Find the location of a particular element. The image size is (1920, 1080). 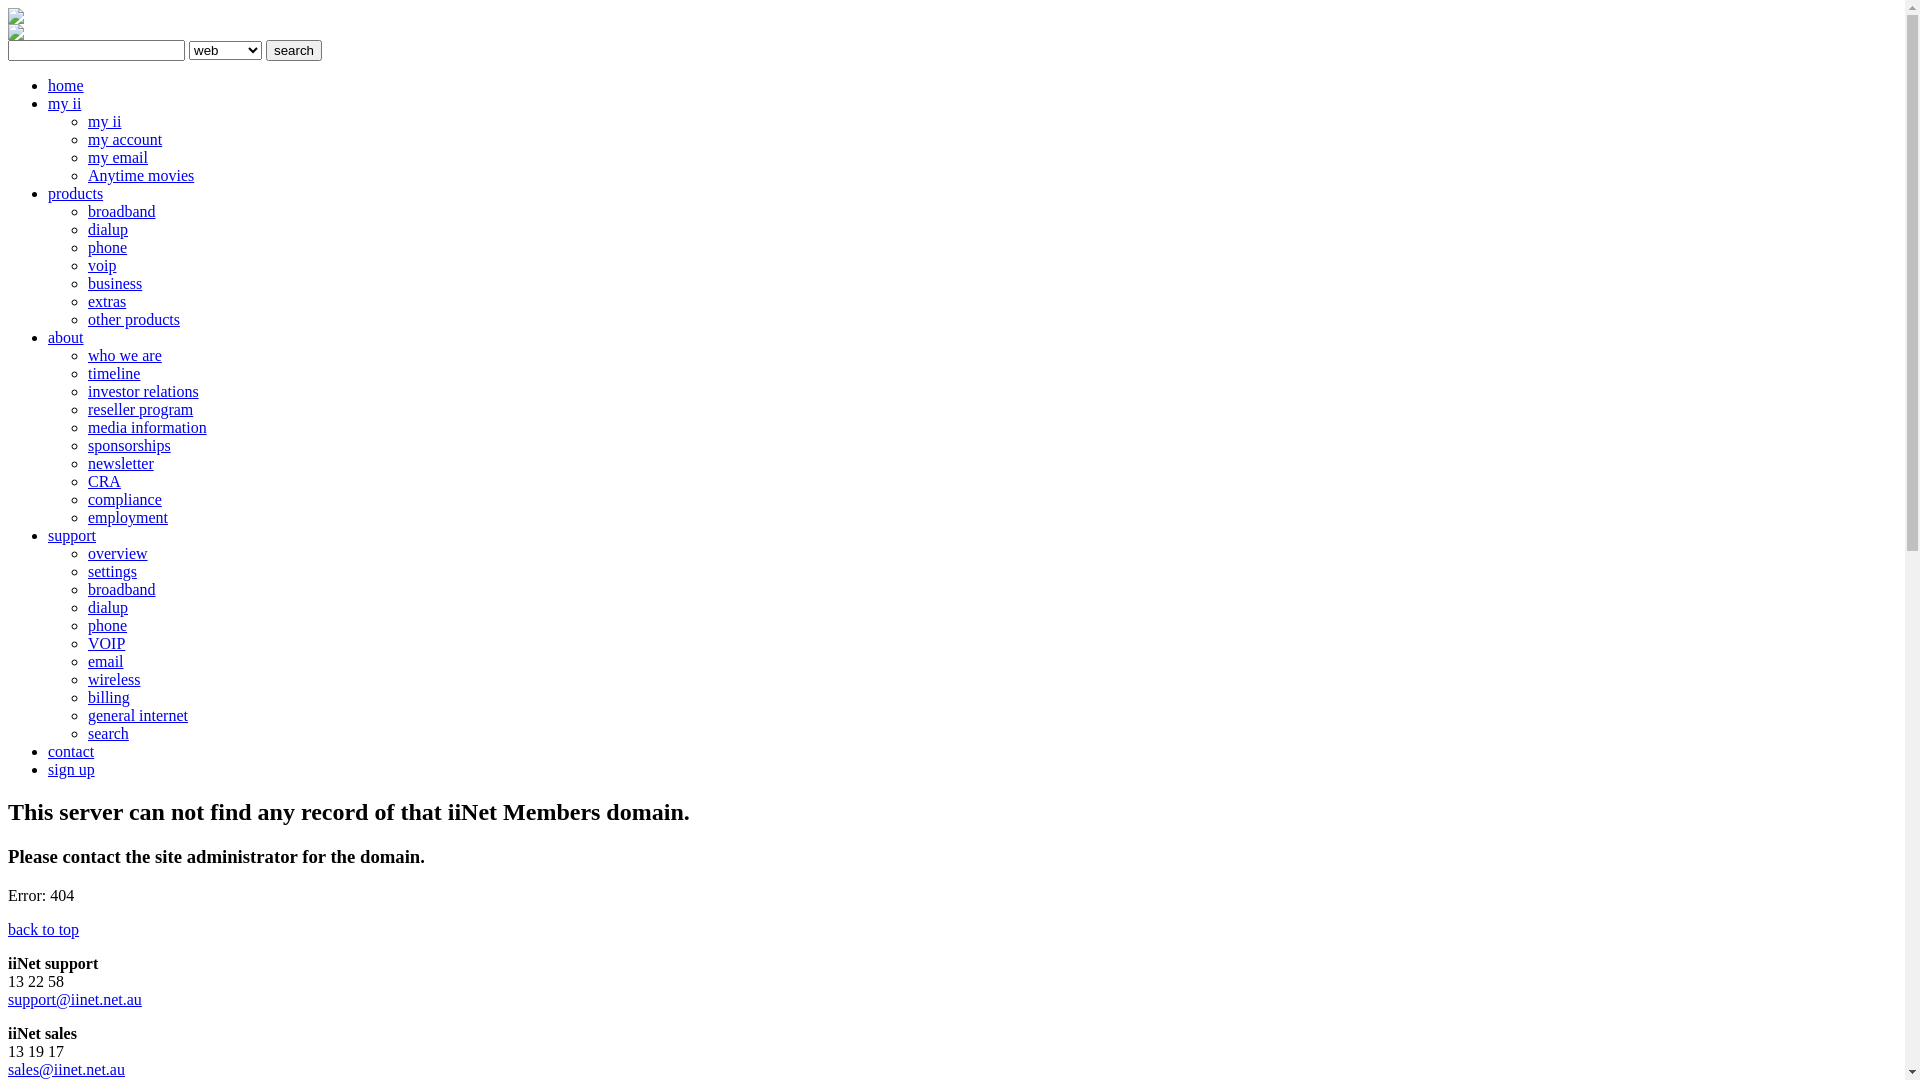

'reseller program' is located at coordinates (139, 408).